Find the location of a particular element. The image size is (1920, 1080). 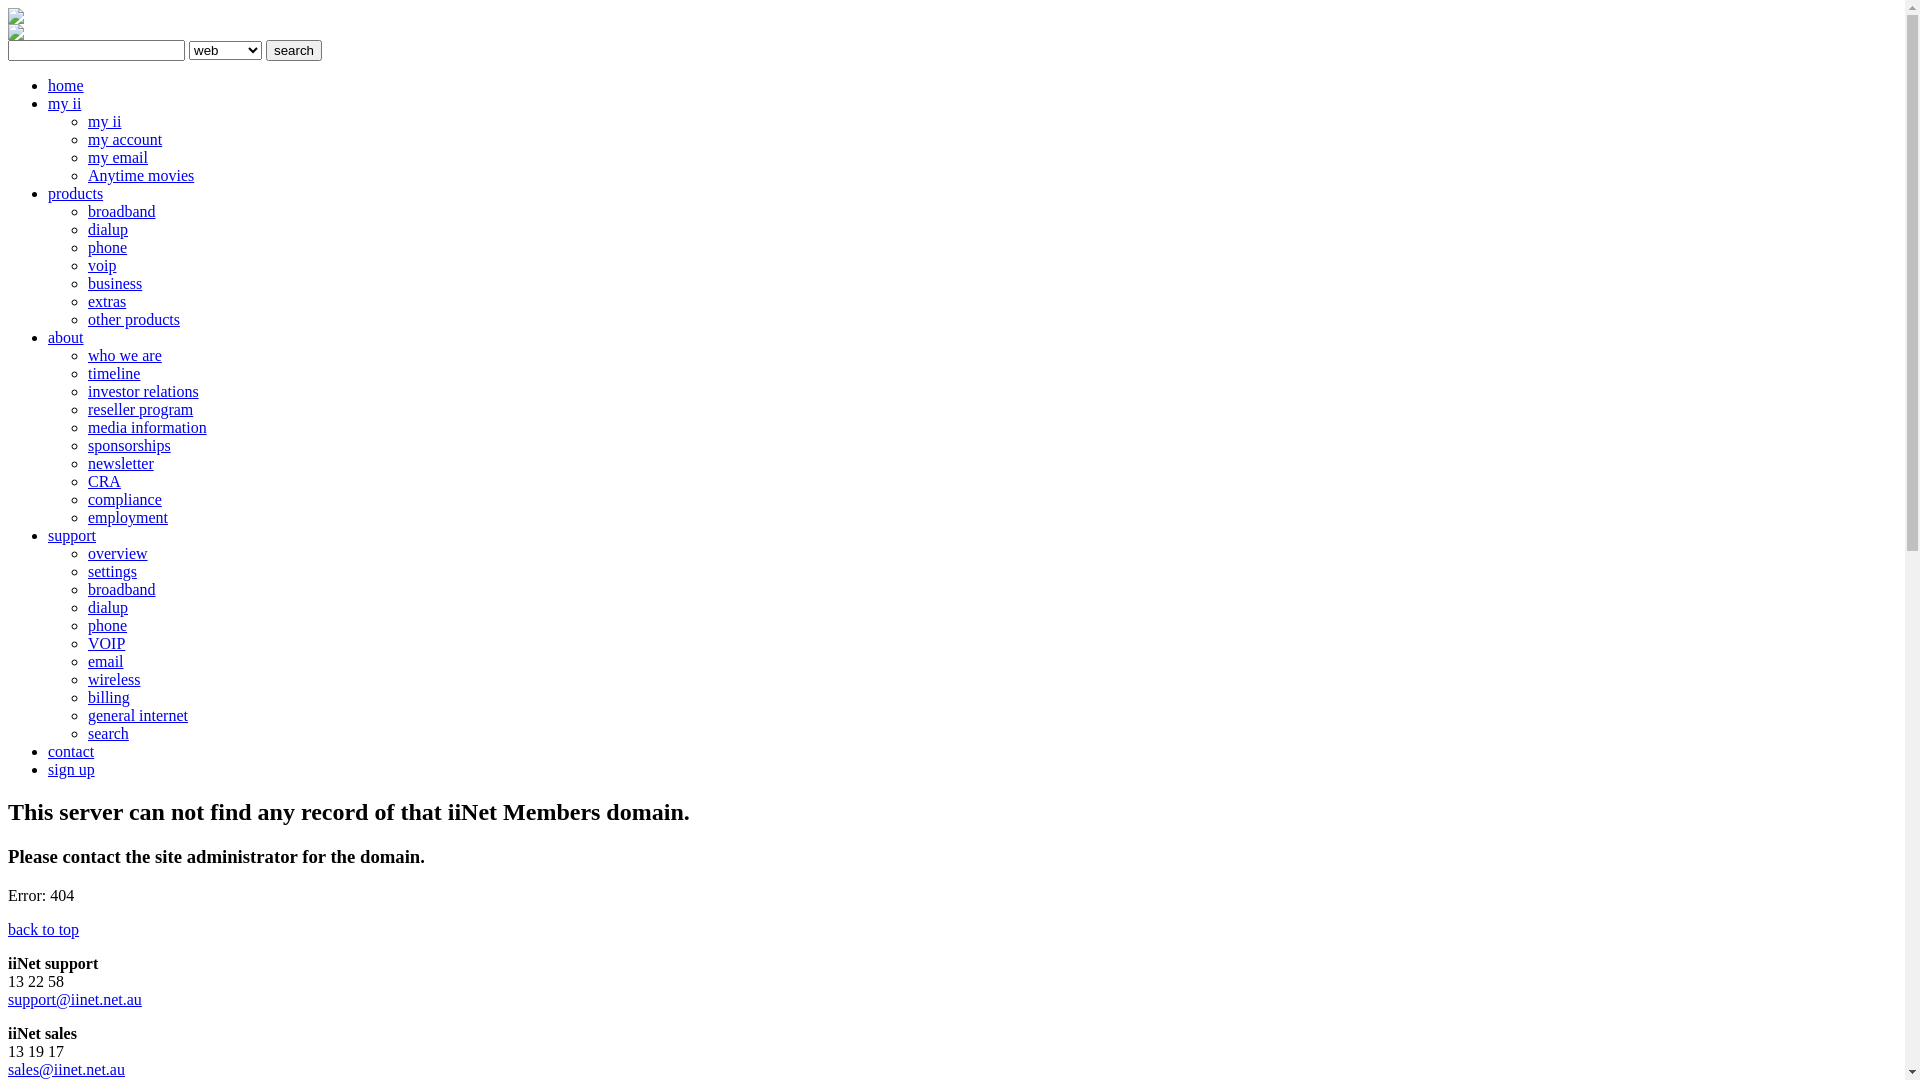

'reseller program' is located at coordinates (139, 408).